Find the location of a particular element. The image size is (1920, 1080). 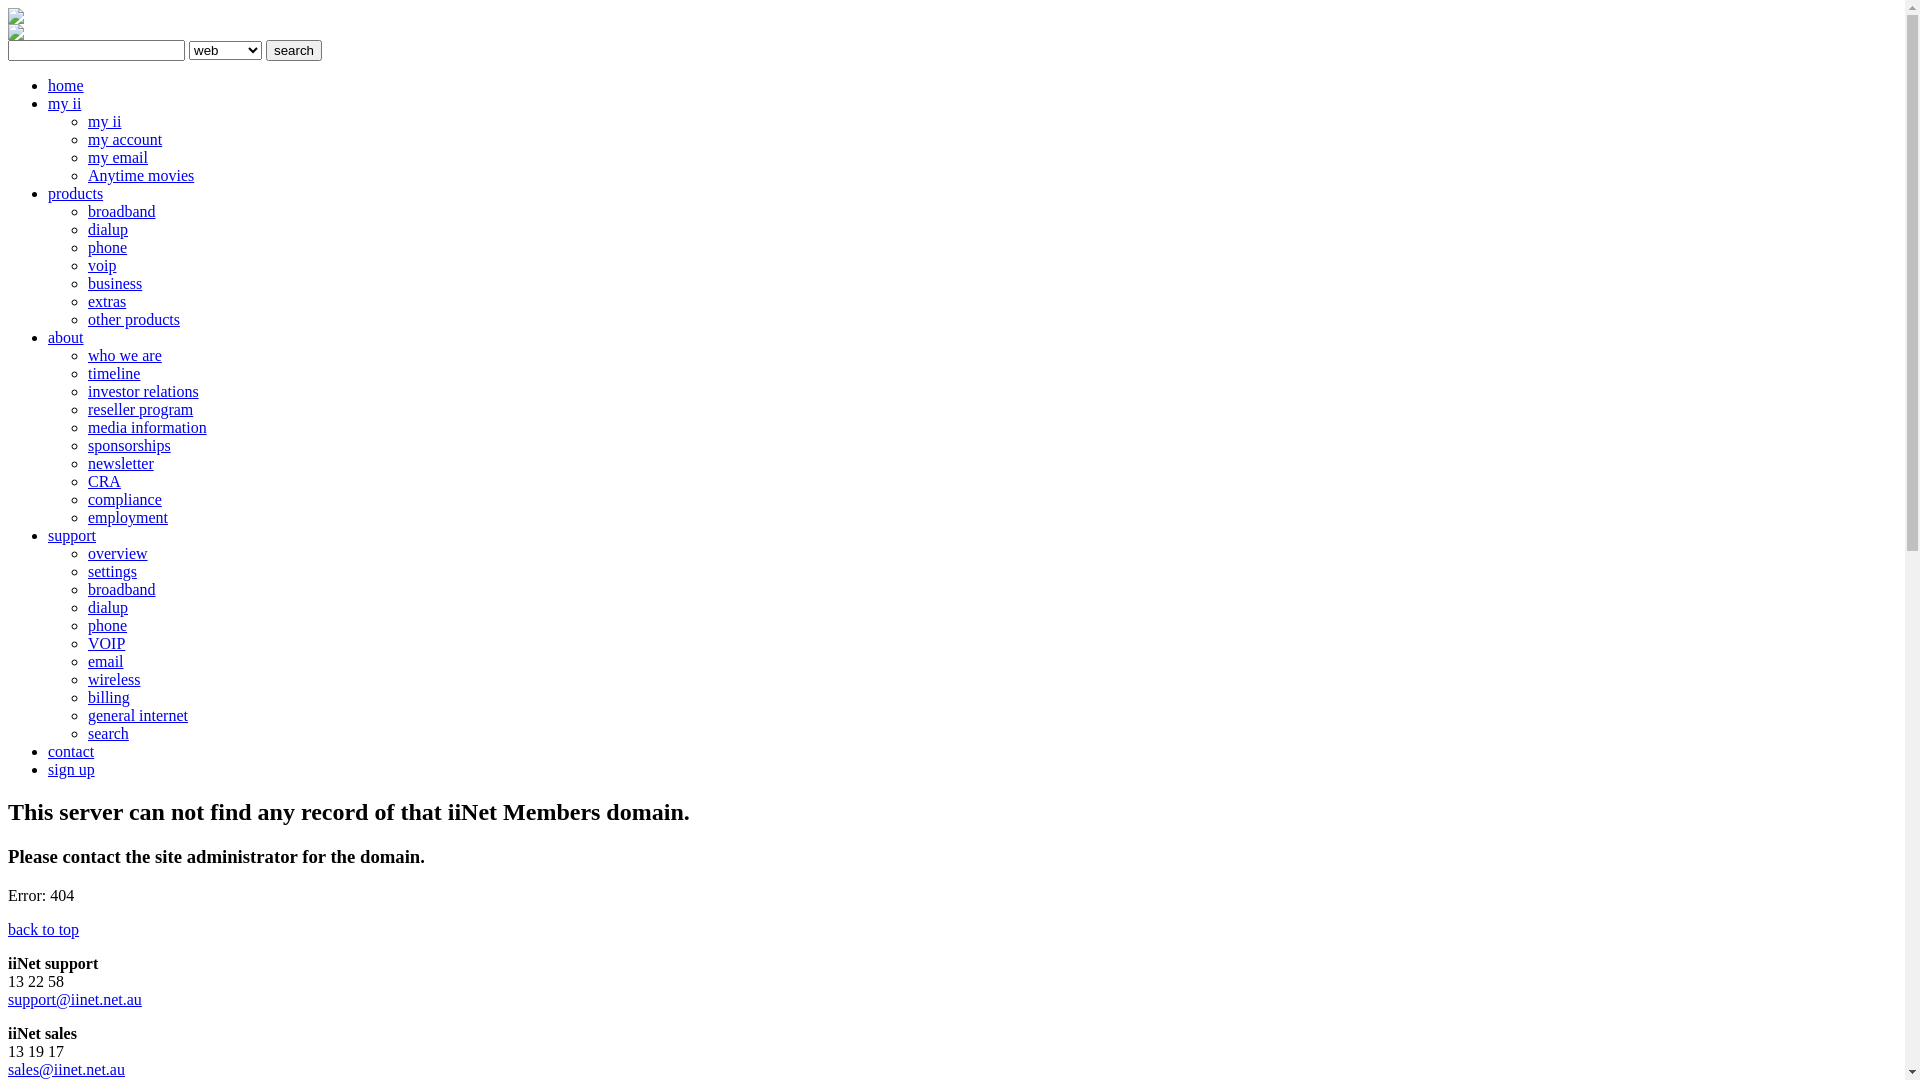

'reseller program' is located at coordinates (139, 408).